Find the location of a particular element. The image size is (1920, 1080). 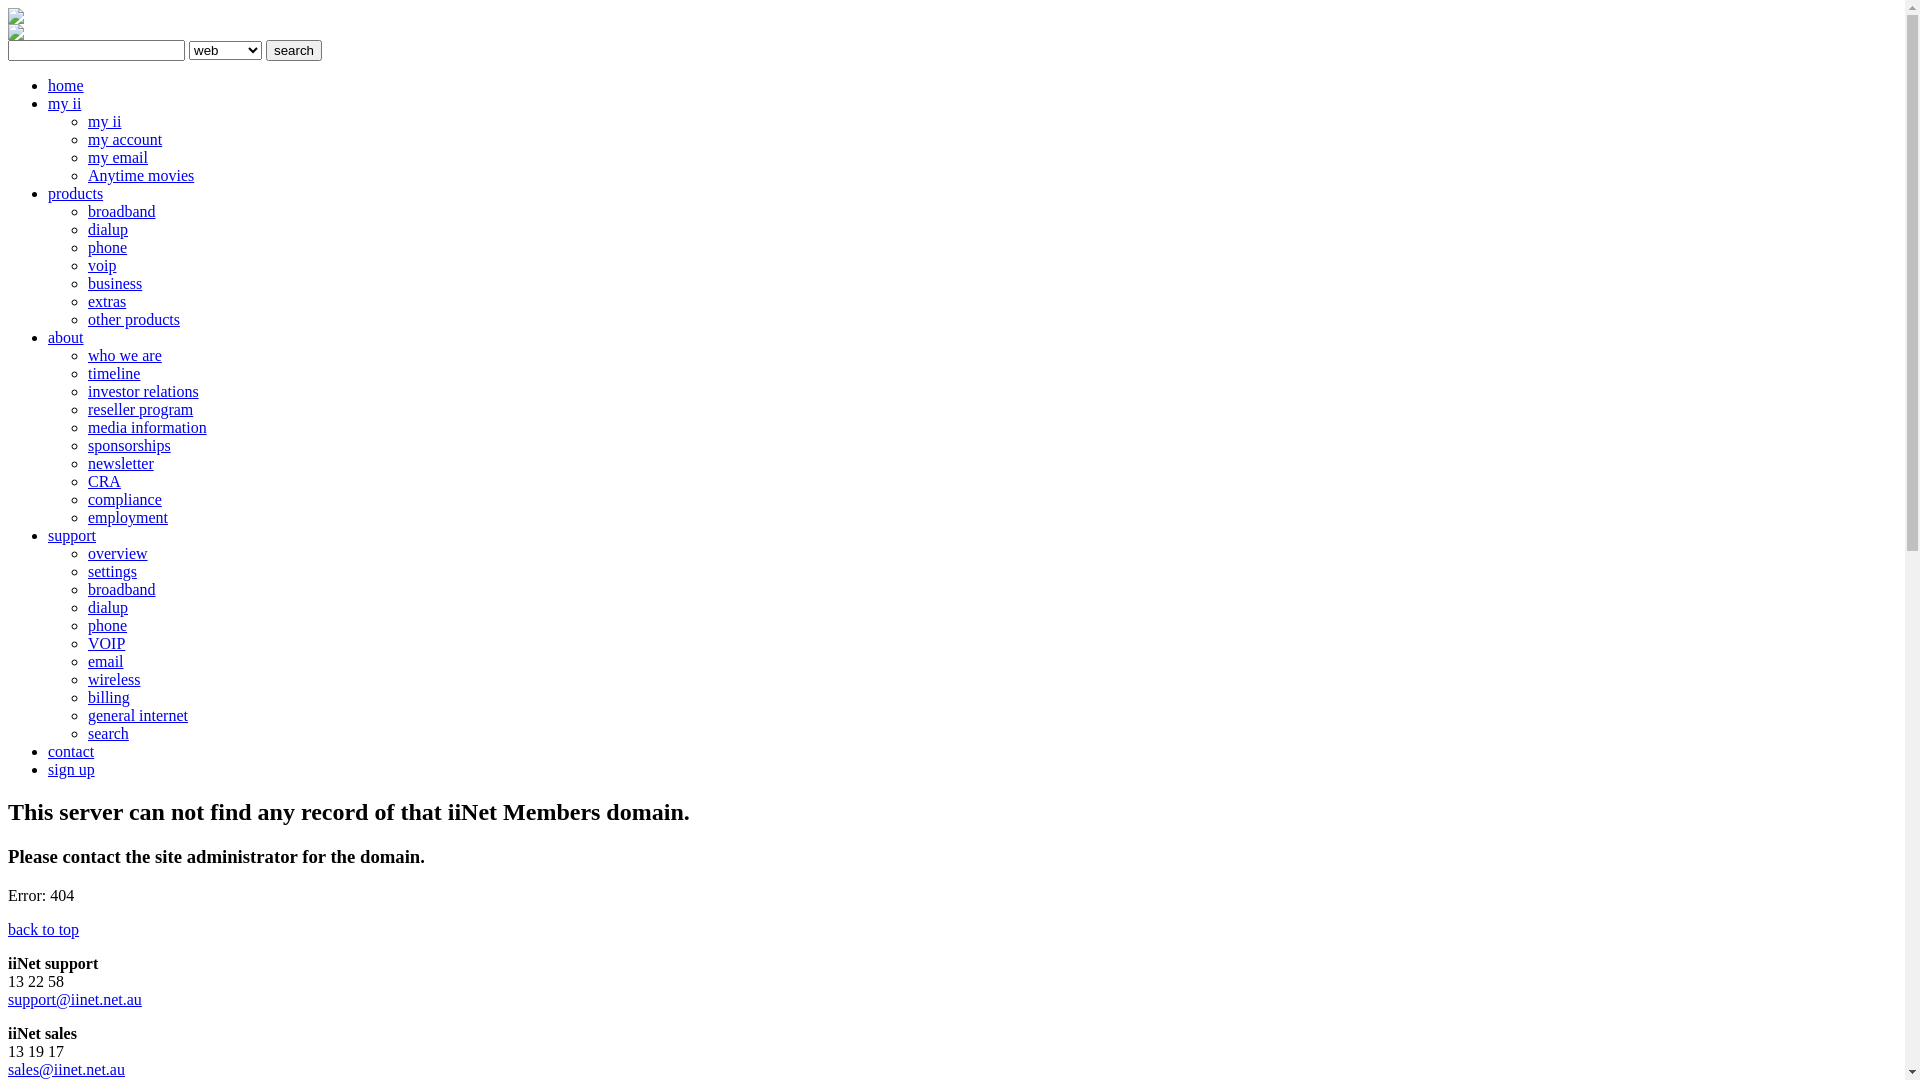

'reseller program' is located at coordinates (139, 408).